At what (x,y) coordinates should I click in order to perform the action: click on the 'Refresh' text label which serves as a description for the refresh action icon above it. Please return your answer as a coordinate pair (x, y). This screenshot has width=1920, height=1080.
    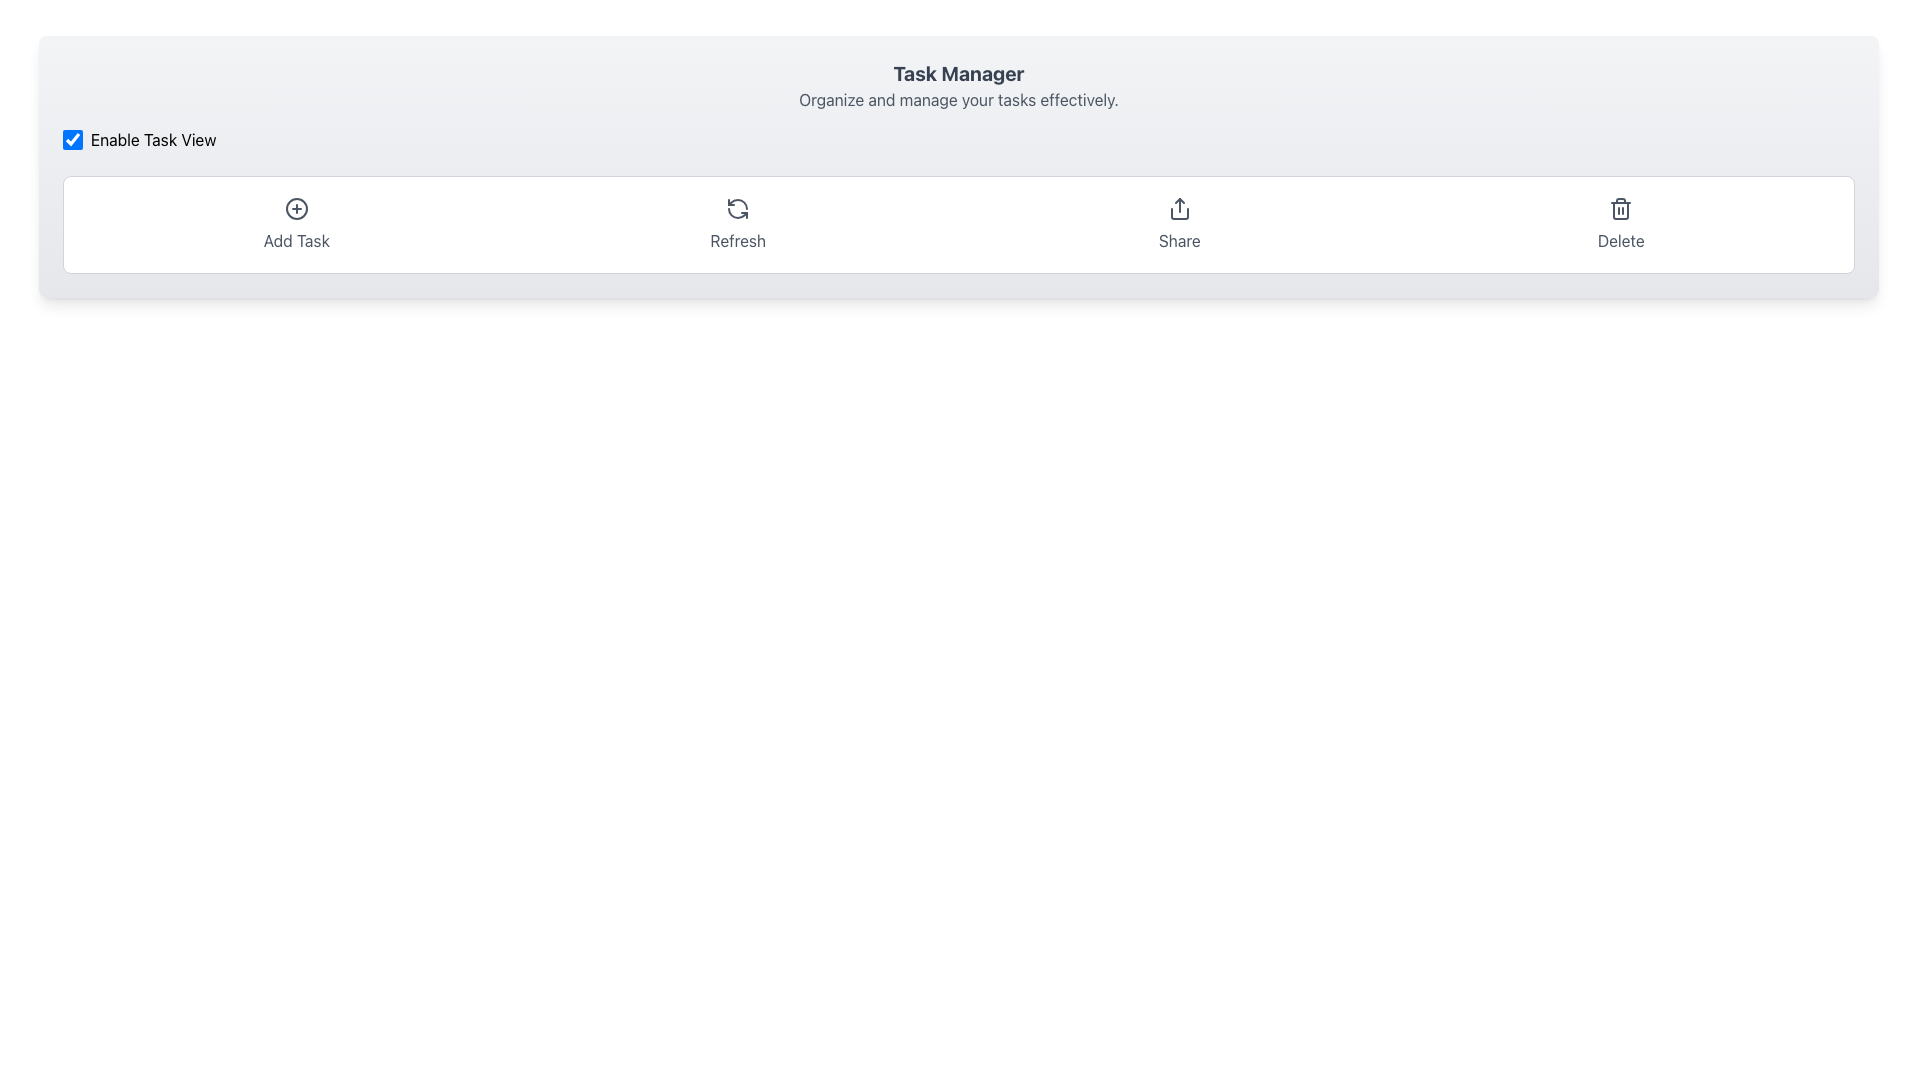
    Looking at the image, I should click on (737, 239).